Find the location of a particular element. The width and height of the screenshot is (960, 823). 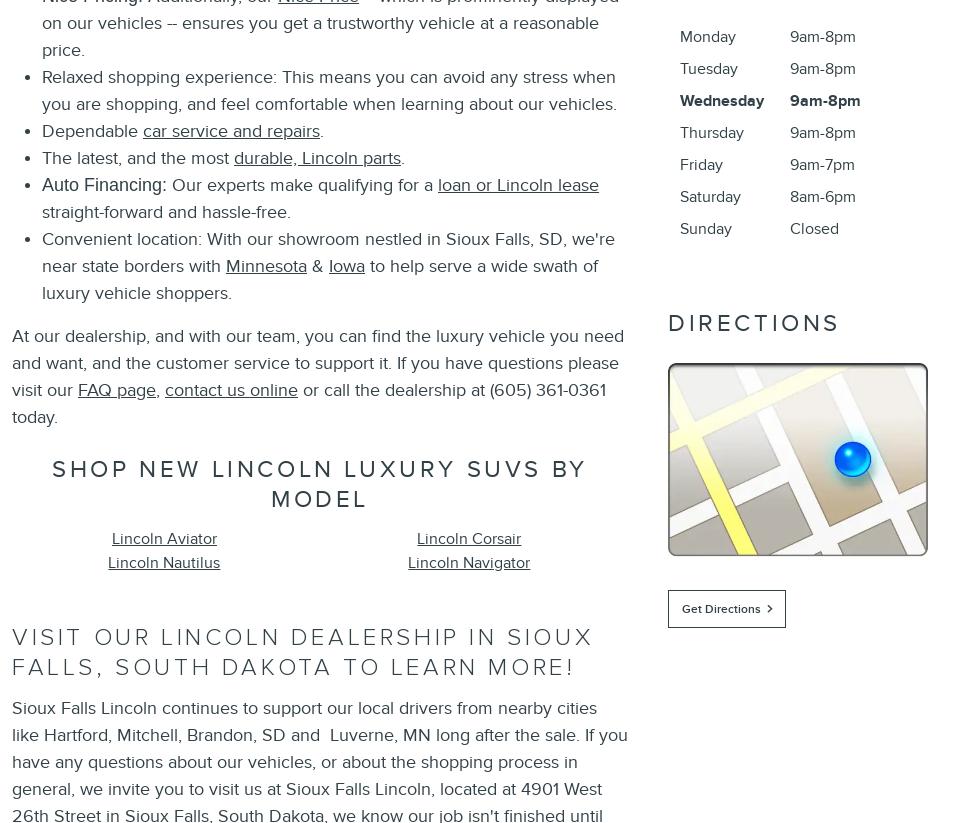

'Lincoln Navigator' is located at coordinates (468, 562).